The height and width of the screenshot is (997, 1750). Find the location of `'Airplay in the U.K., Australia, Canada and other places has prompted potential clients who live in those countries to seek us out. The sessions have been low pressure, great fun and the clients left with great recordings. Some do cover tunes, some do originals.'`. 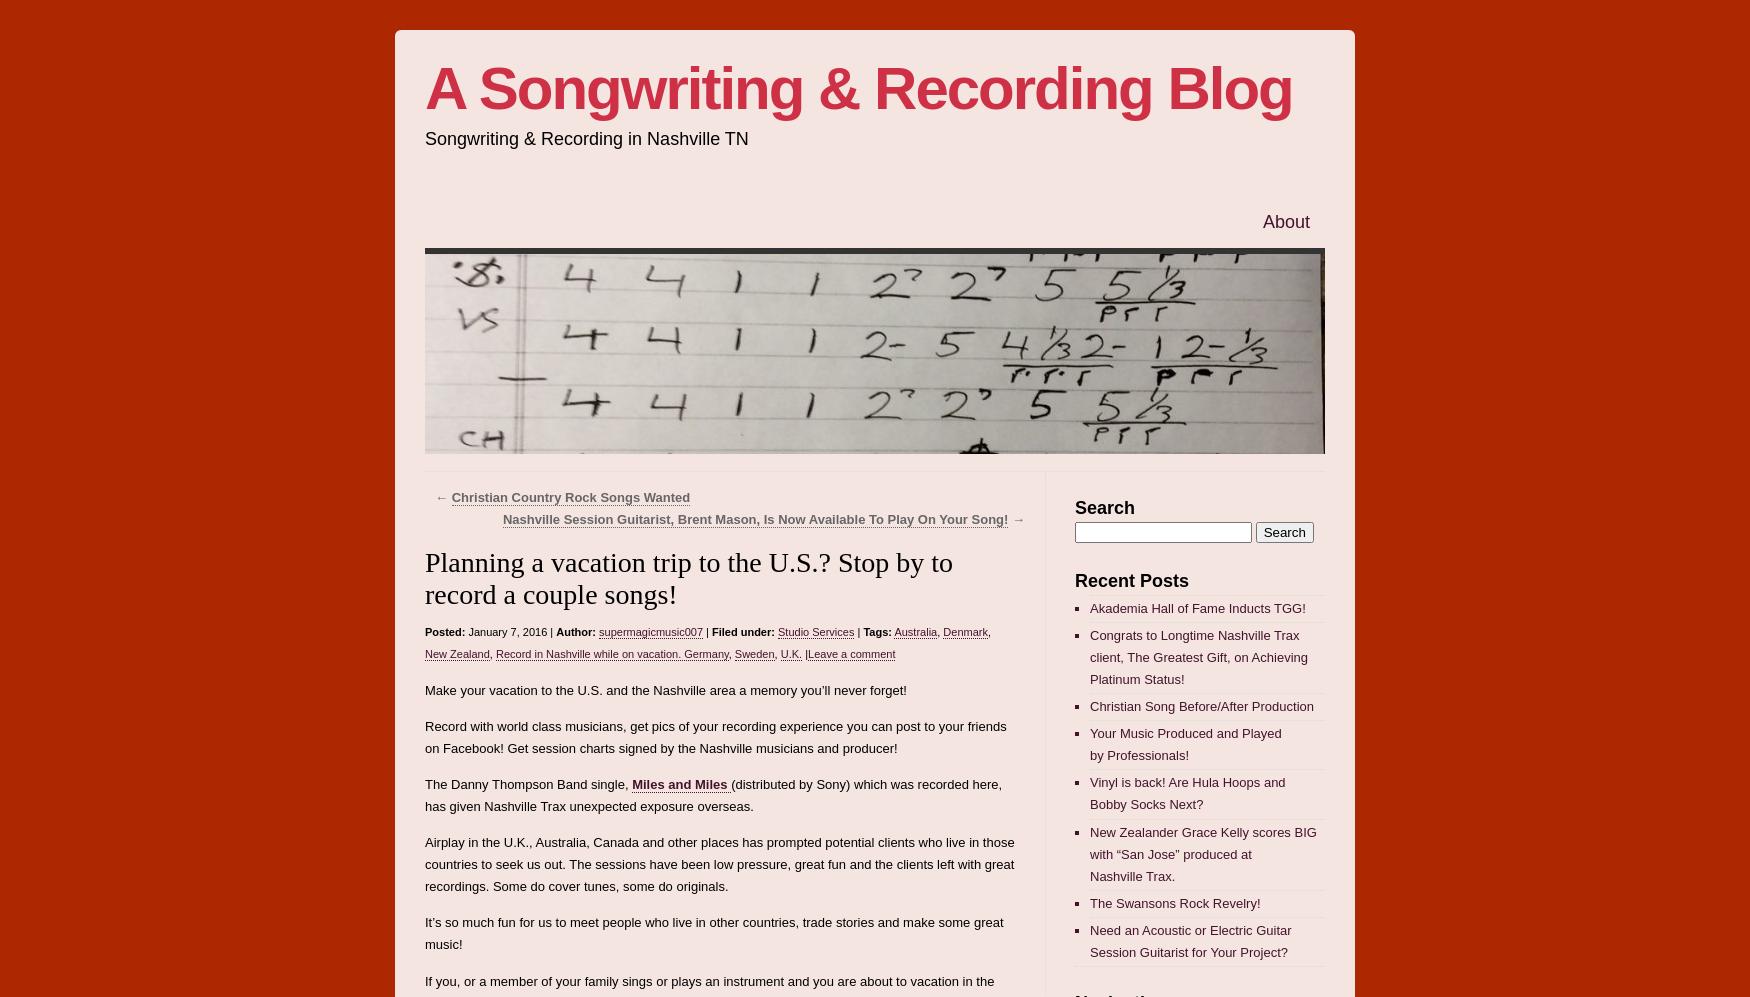

'Airplay in the U.K., Australia, Canada and other places has prompted potential clients who live in those countries to seek us out. The sessions have been low pressure, great fun and the clients left with great recordings. Some do cover tunes, some do originals.' is located at coordinates (424, 863).